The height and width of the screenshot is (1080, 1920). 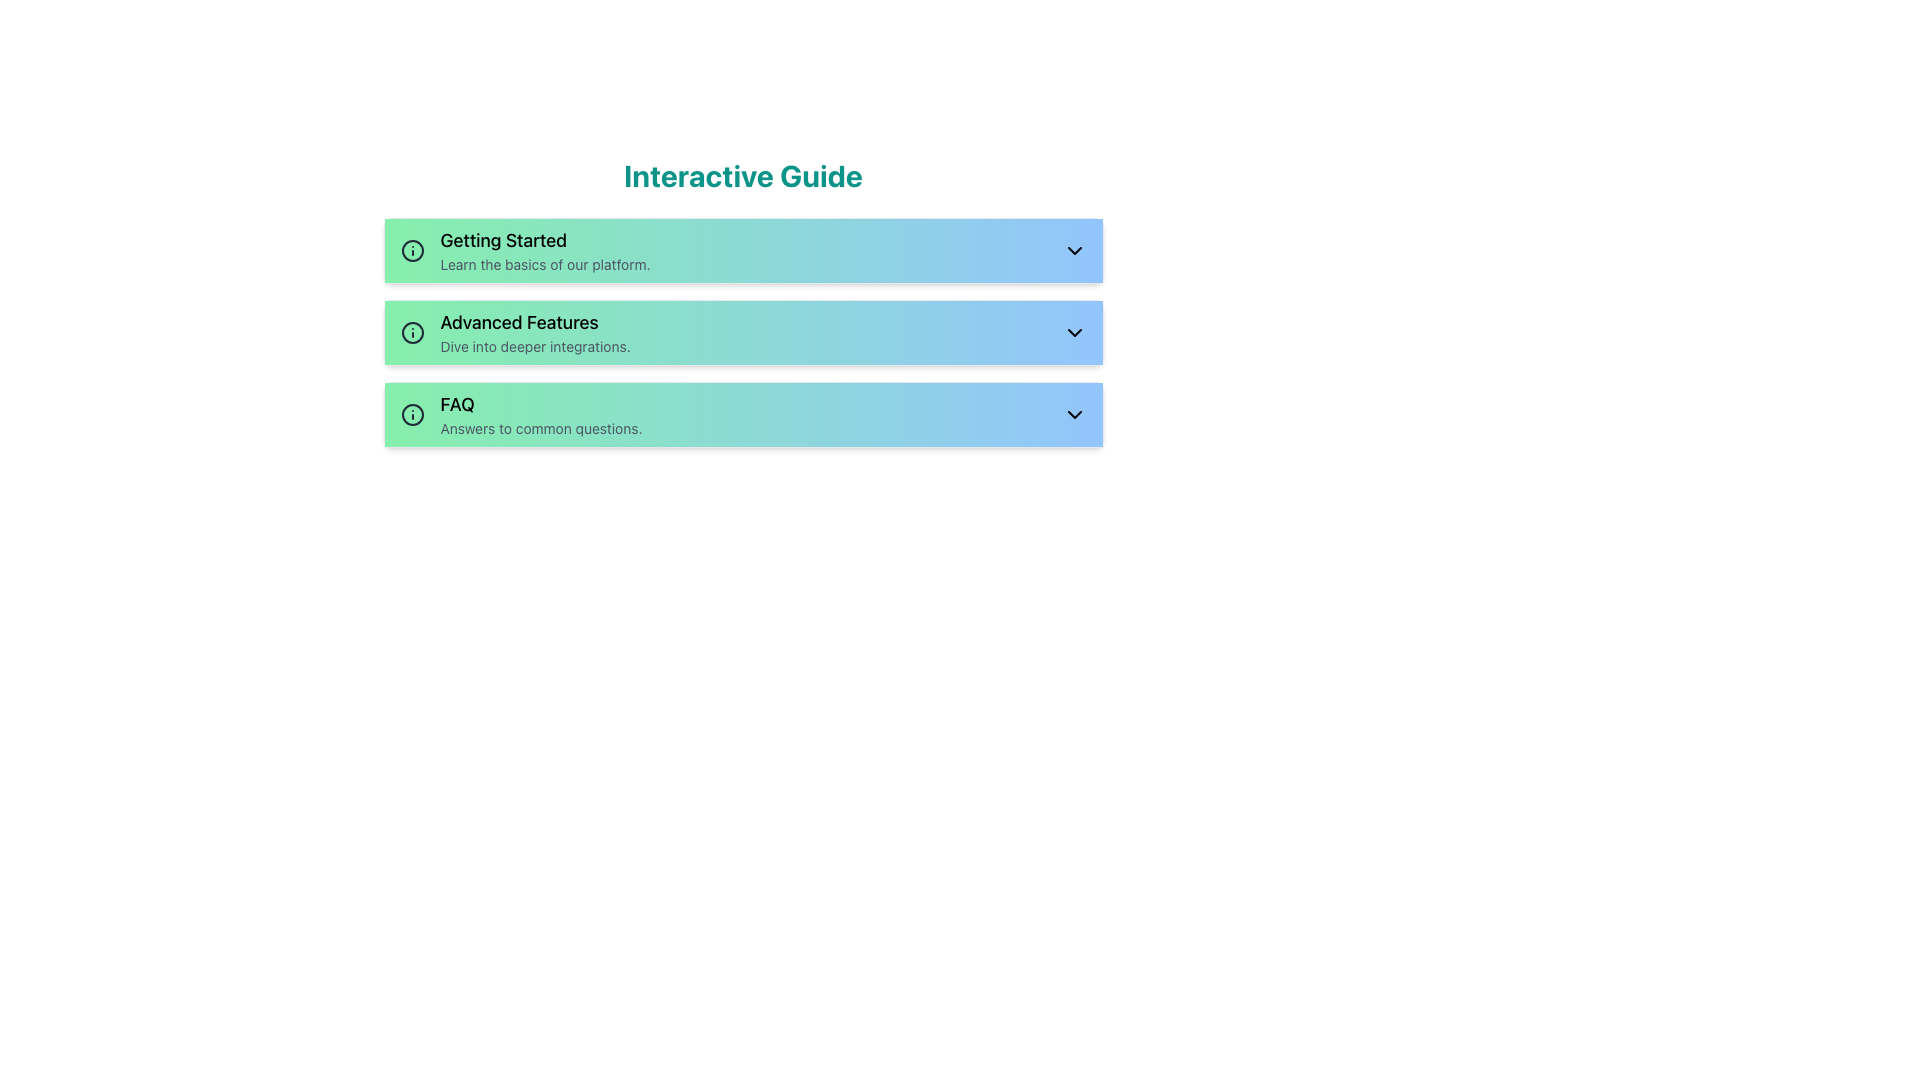 What do you see at coordinates (1073, 414) in the screenshot?
I see `the chevron-down icon located in the third section of the list titled 'FAQ', adjacent to the text 'Answers to common questions'` at bounding box center [1073, 414].